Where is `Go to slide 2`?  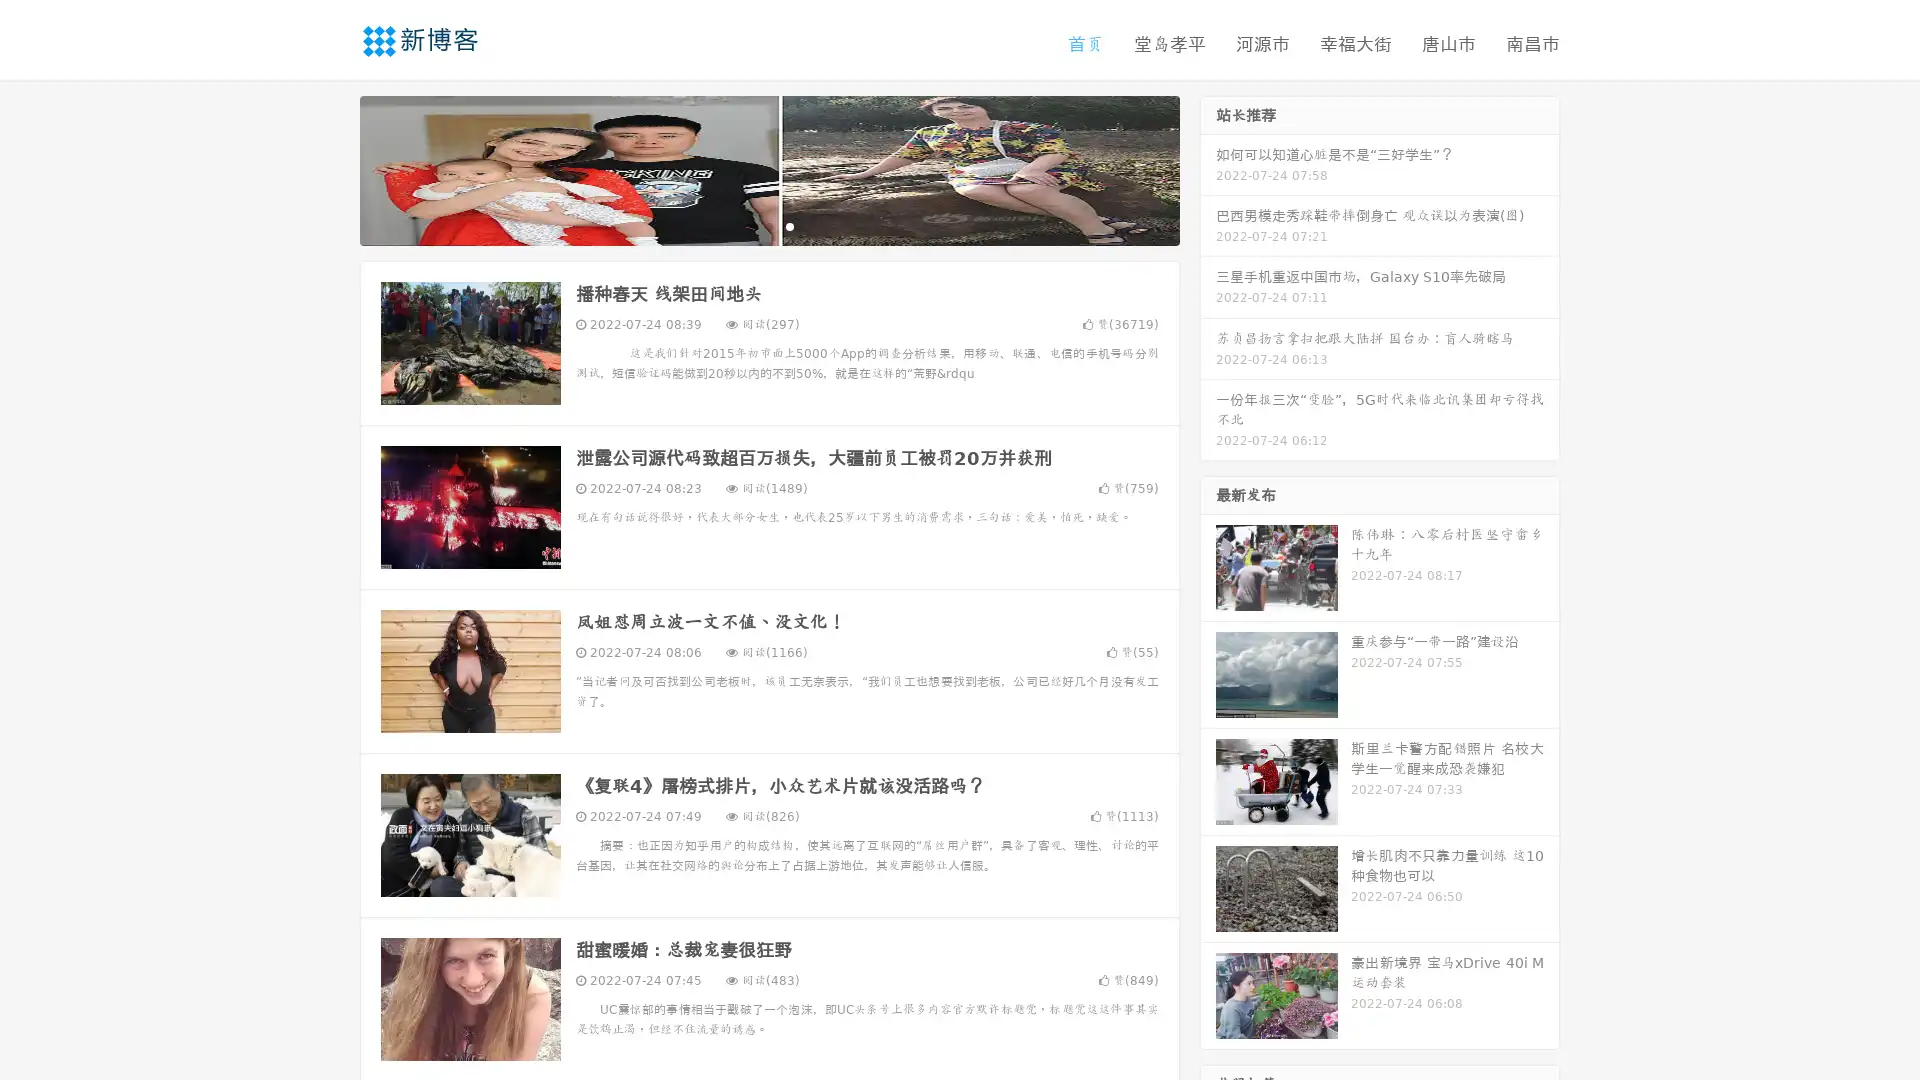 Go to slide 2 is located at coordinates (768, 225).